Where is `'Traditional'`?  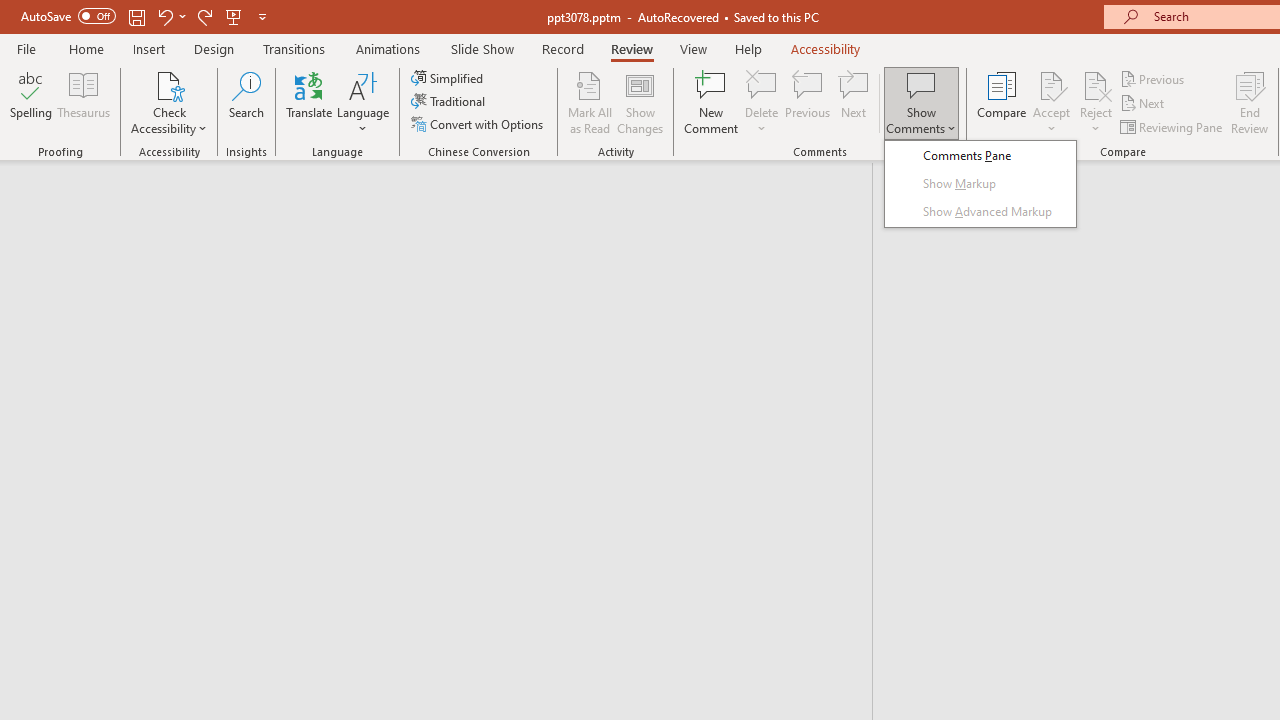 'Traditional' is located at coordinates (448, 101).